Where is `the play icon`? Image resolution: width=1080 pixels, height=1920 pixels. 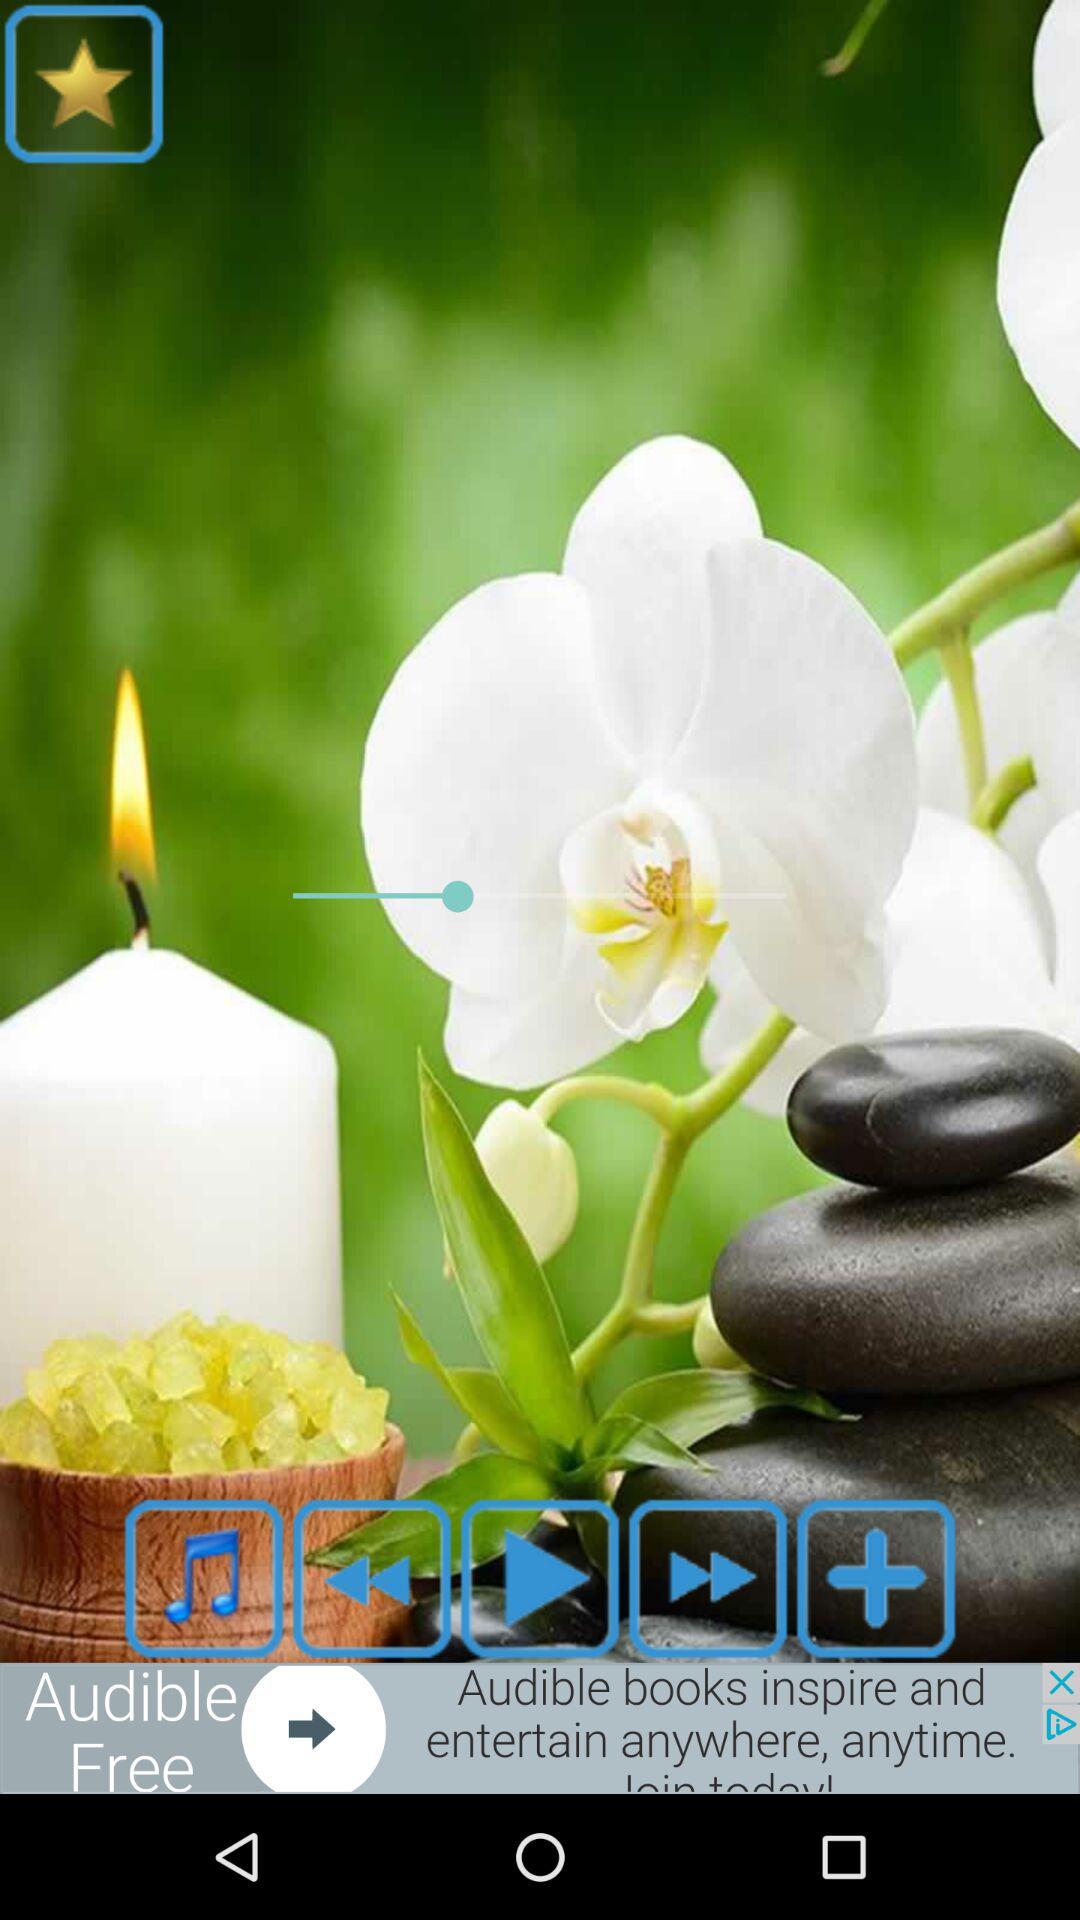
the play icon is located at coordinates (540, 1577).